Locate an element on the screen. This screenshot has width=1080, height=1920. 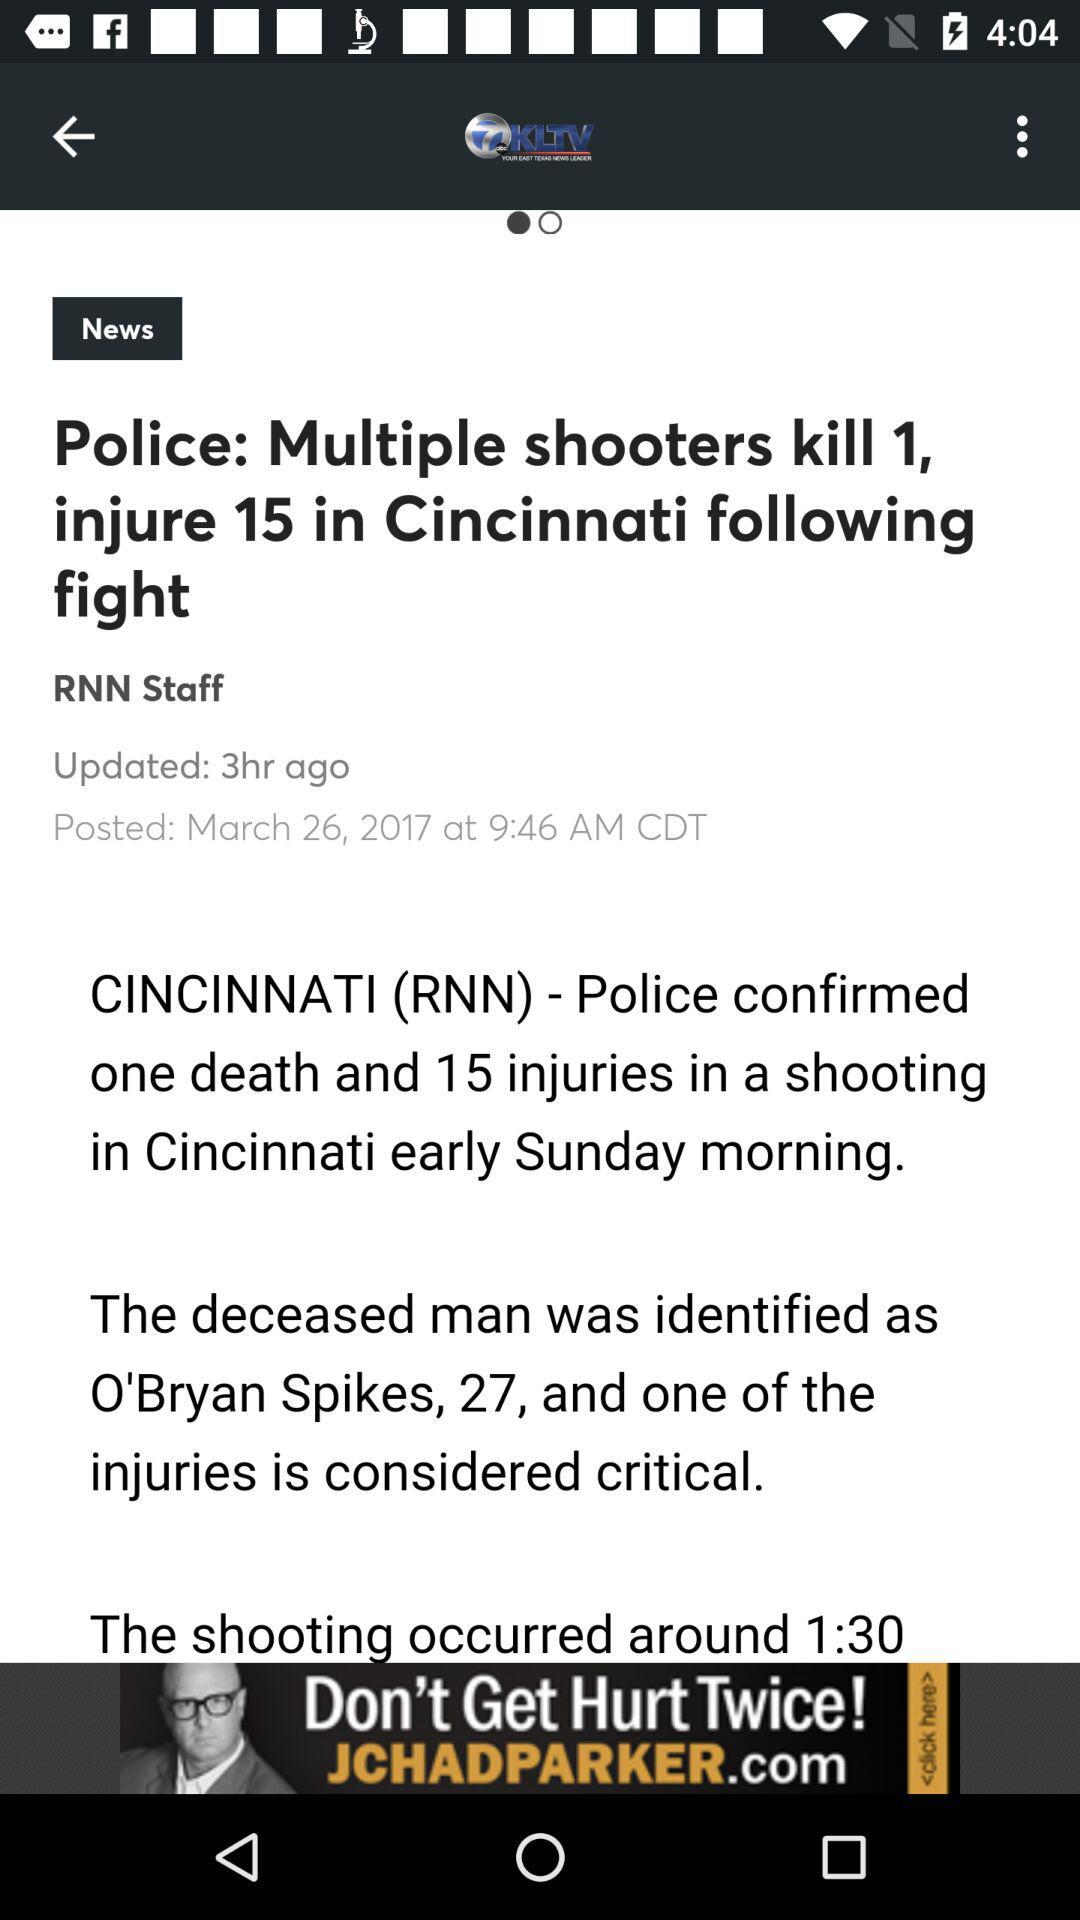
text option is located at coordinates (540, 1269).